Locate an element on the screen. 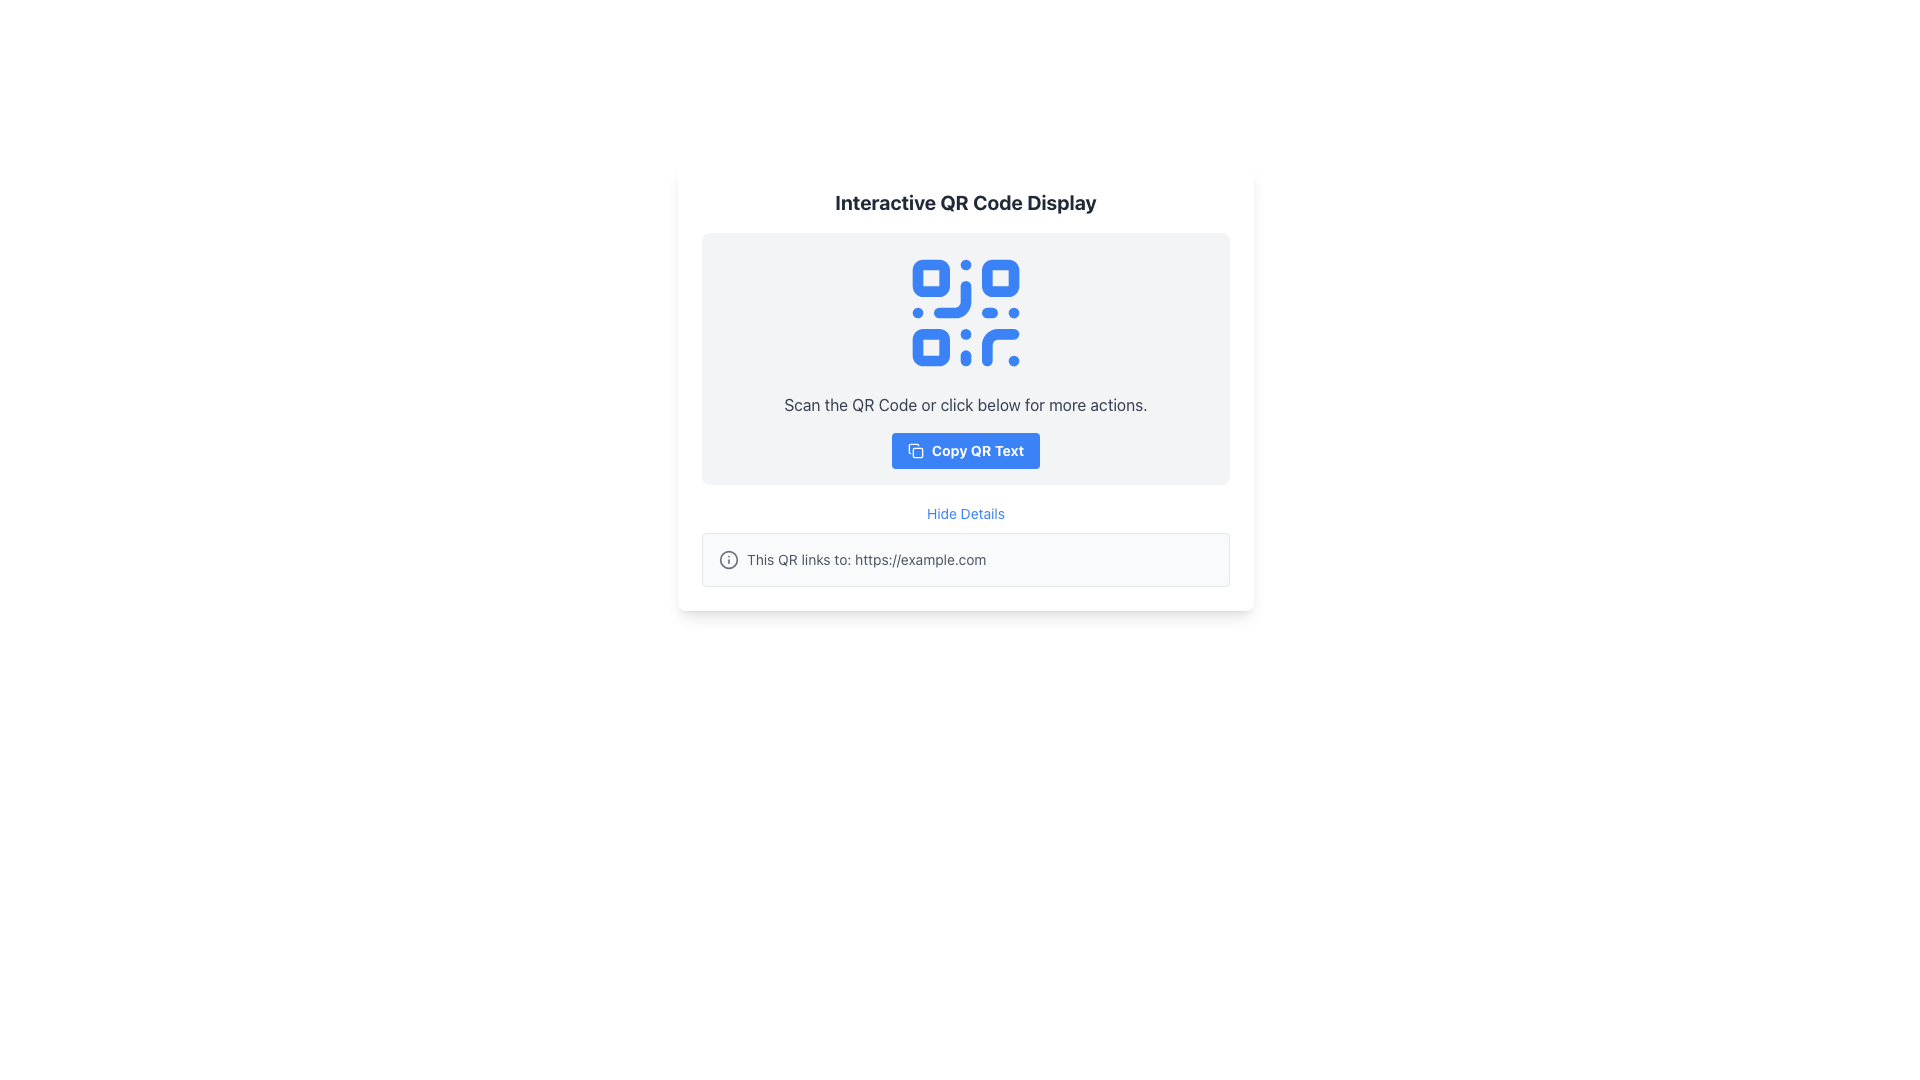 This screenshot has width=1920, height=1080. the Informational text block that displays 'This QR links to: https://example.com', which is located beneath the 'Hide Details' link and features a left-aligned information icon is located at coordinates (965, 559).